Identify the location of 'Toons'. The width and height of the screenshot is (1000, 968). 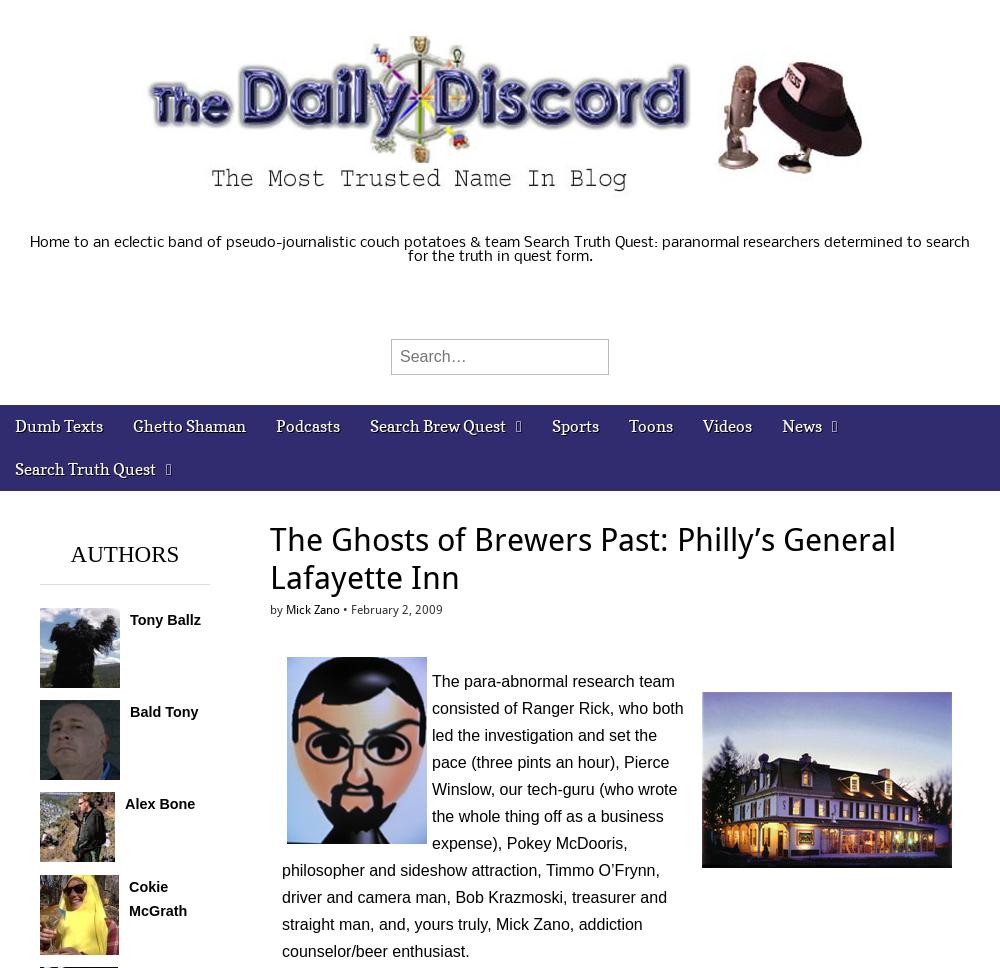
(650, 426).